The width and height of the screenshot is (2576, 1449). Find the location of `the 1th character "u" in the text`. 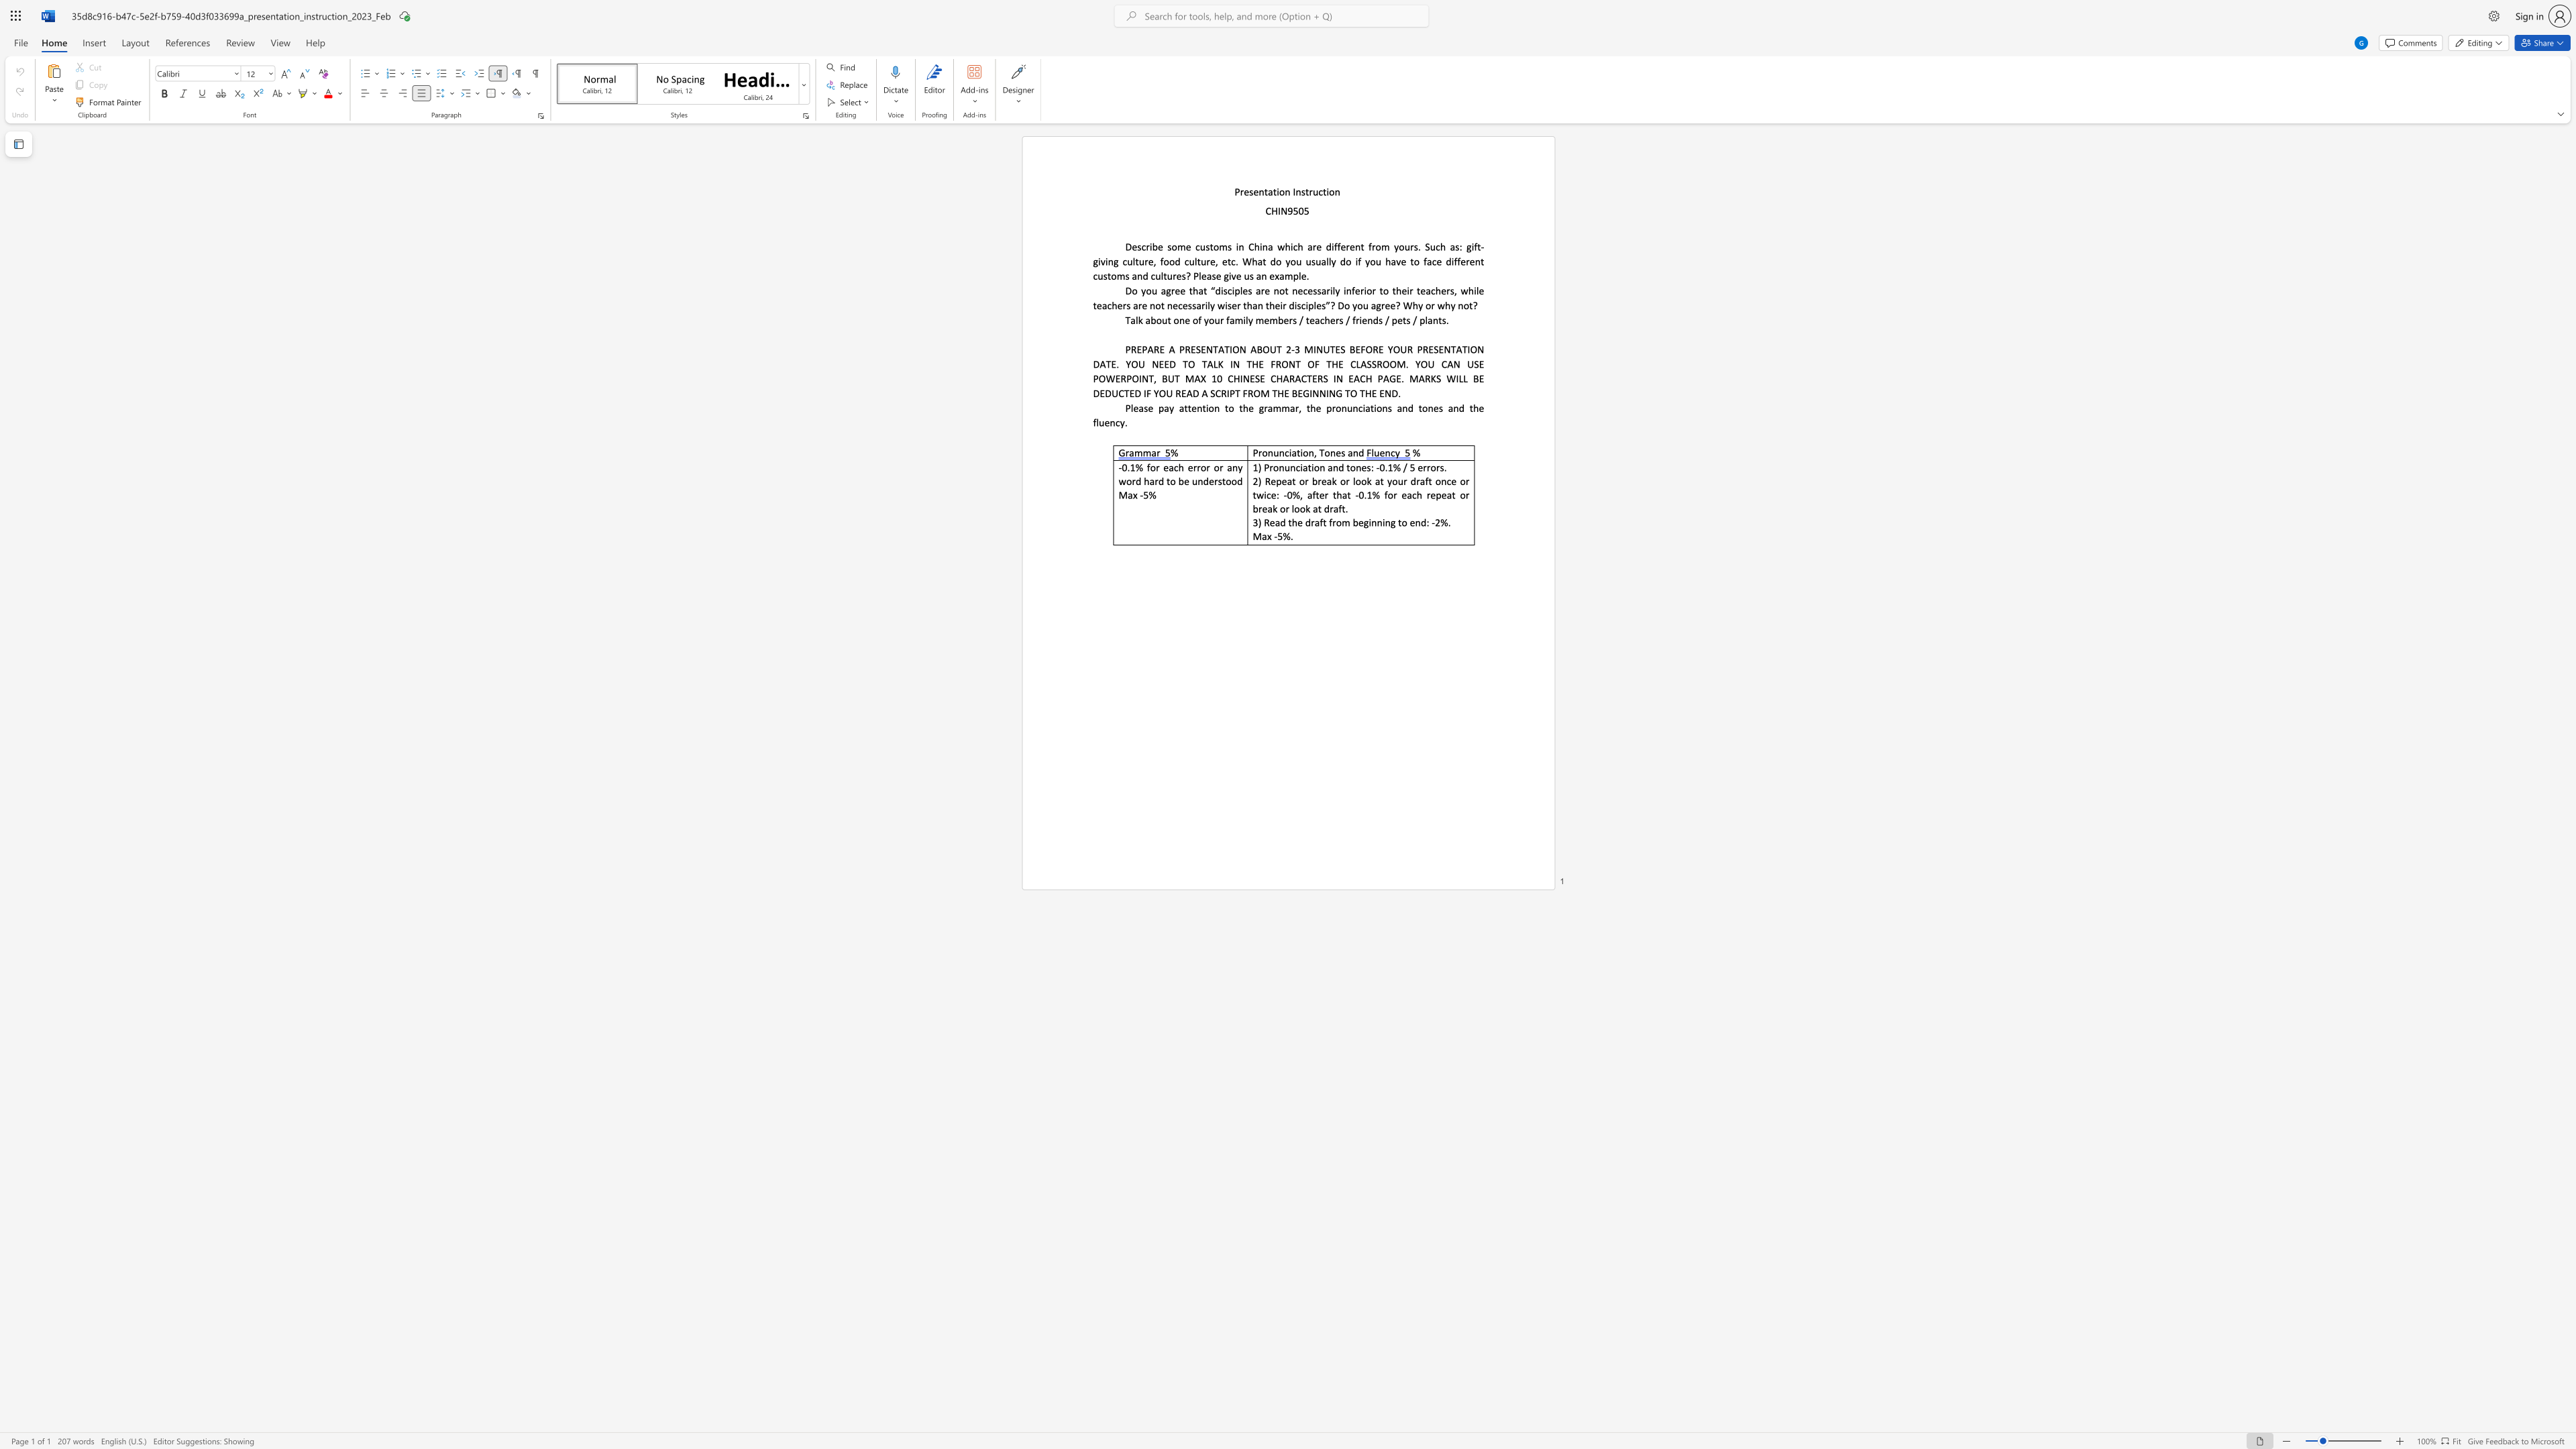

the 1th character "u" in the text is located at coordinates (1275, 452).